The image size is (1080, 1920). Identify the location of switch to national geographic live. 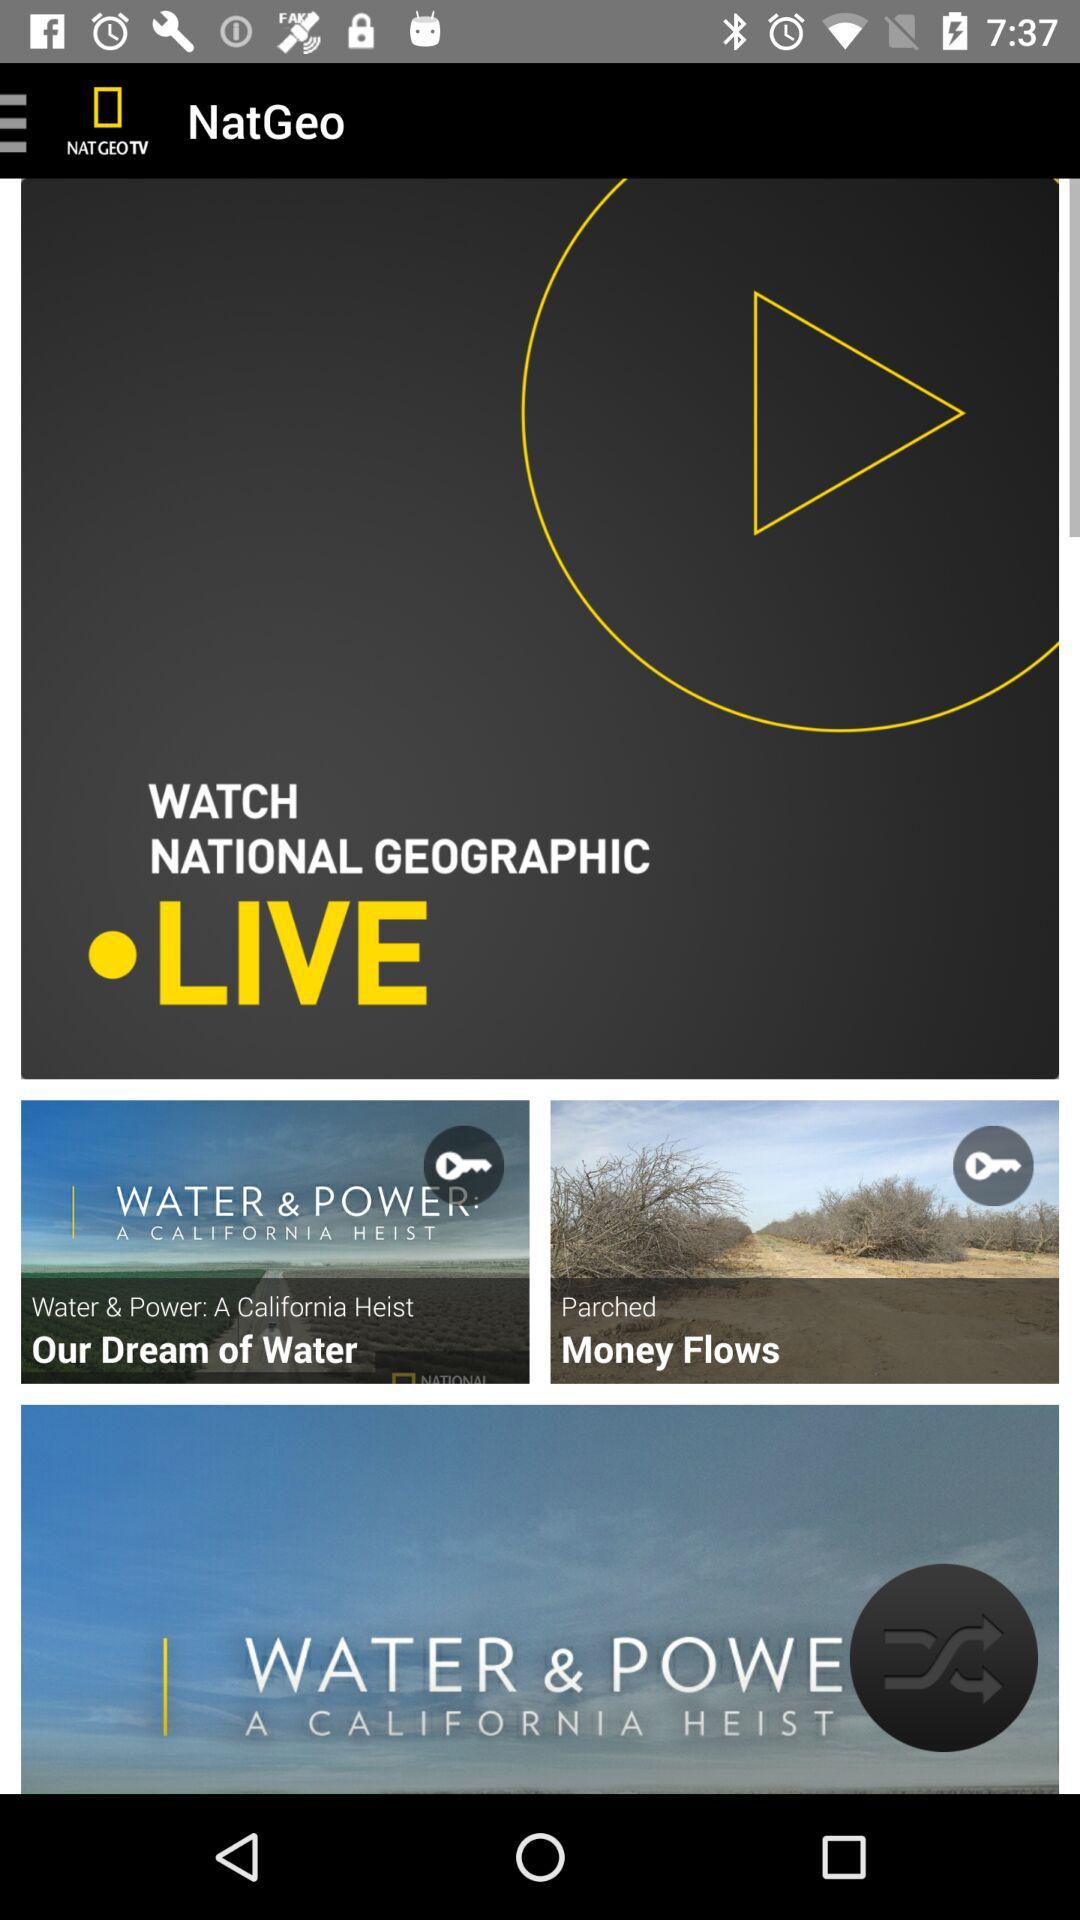
(540, 627).